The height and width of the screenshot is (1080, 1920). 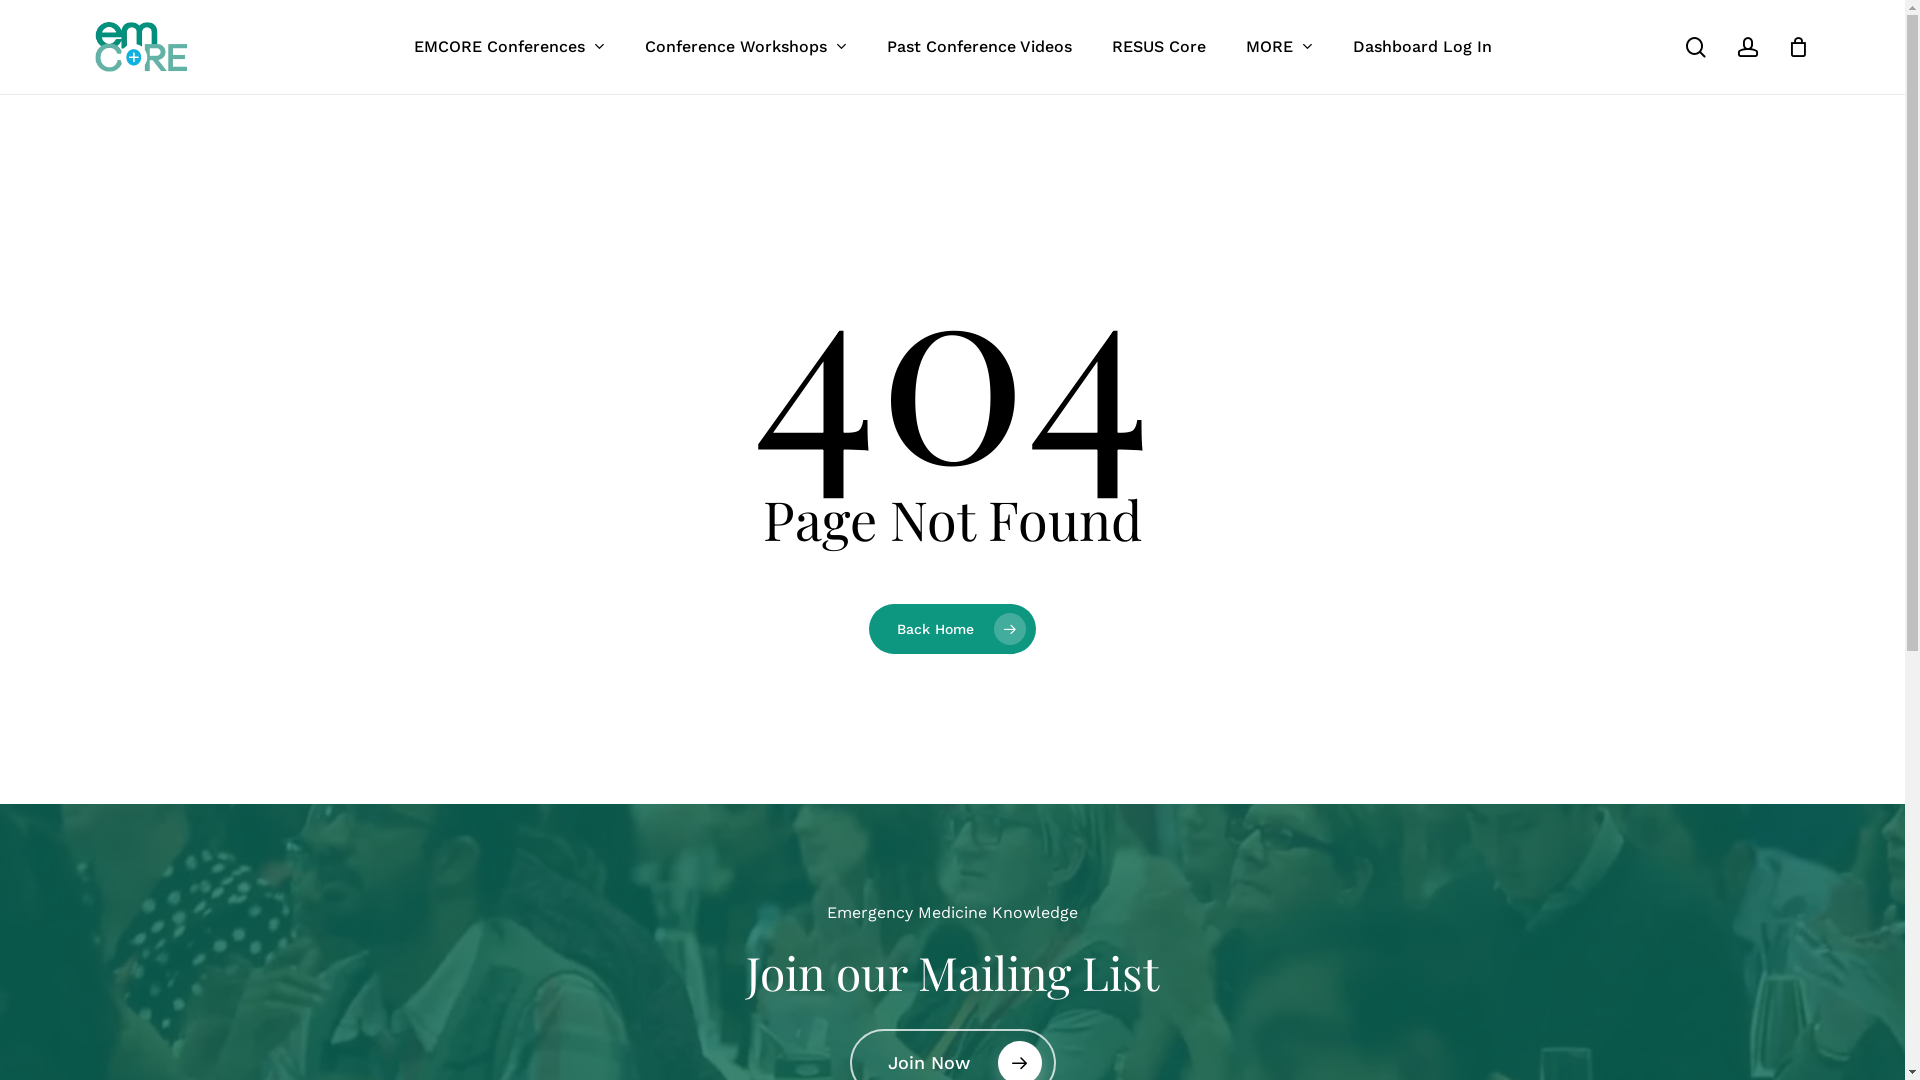 What do you see at coordinates (951, 627) in the screenshot?
I see `'Back Home'` at bounding box center [951, 627].